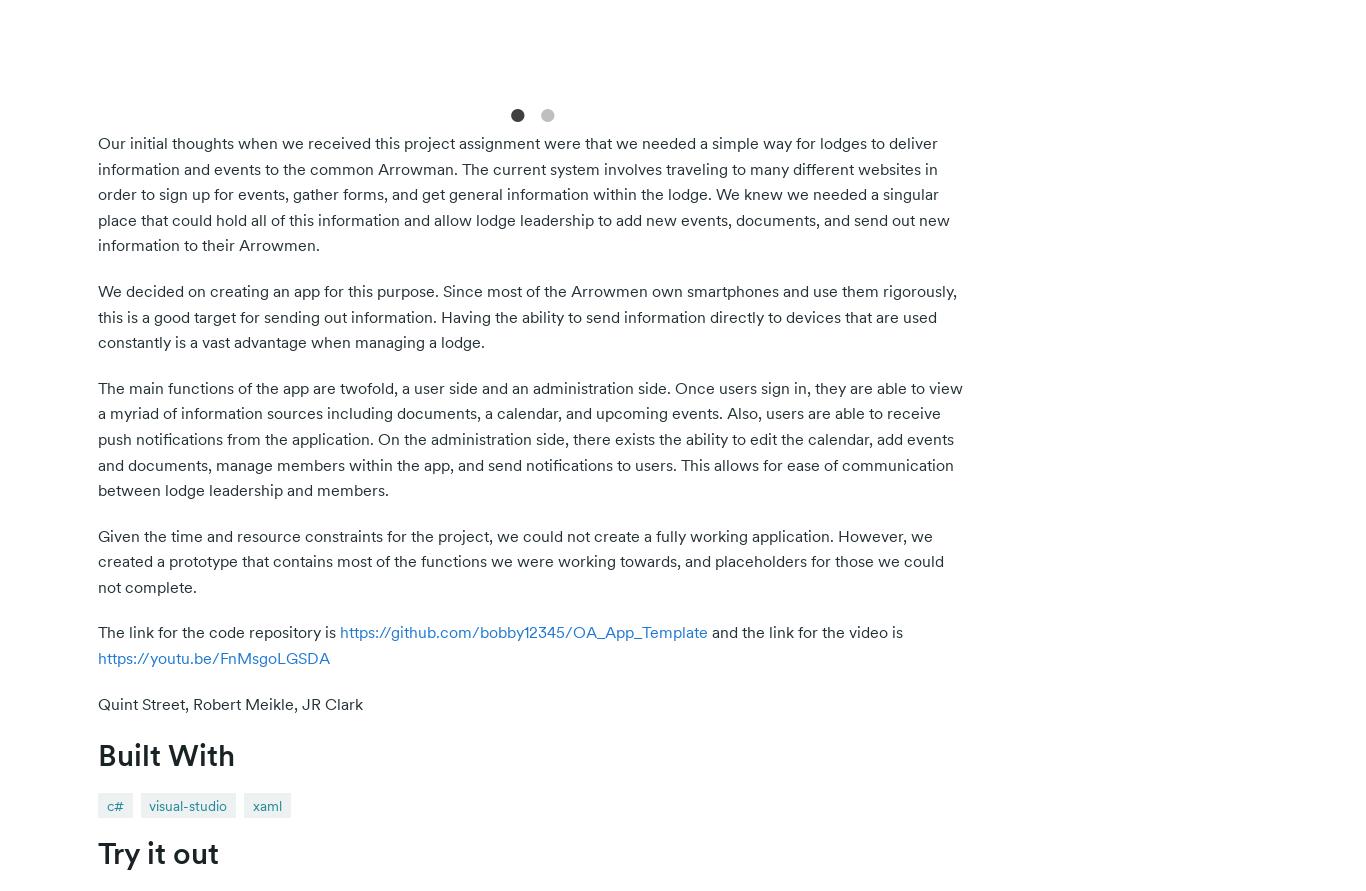  Describe the element at coordinates (114, 804) in the screenshot. I see `'c#'` at that location.